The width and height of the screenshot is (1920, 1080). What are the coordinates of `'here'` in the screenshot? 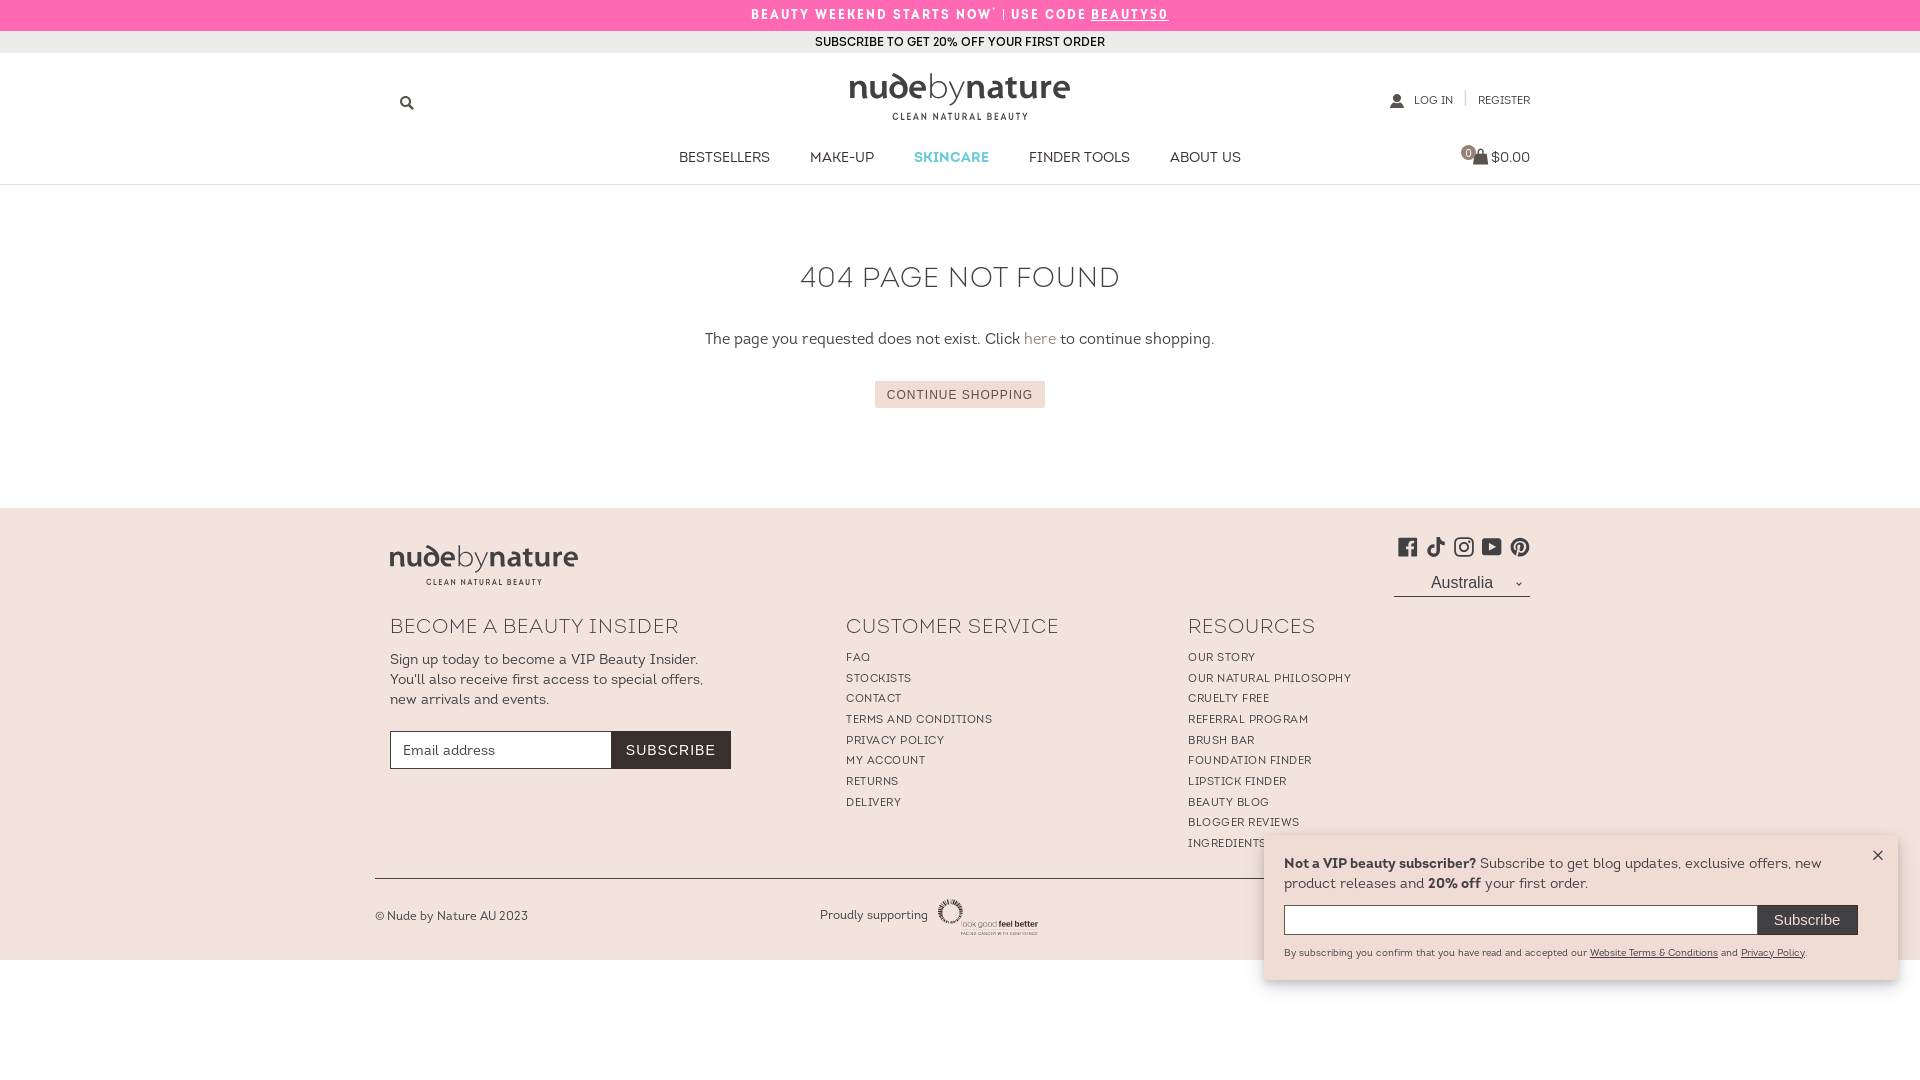 It's located at (1040, 339).